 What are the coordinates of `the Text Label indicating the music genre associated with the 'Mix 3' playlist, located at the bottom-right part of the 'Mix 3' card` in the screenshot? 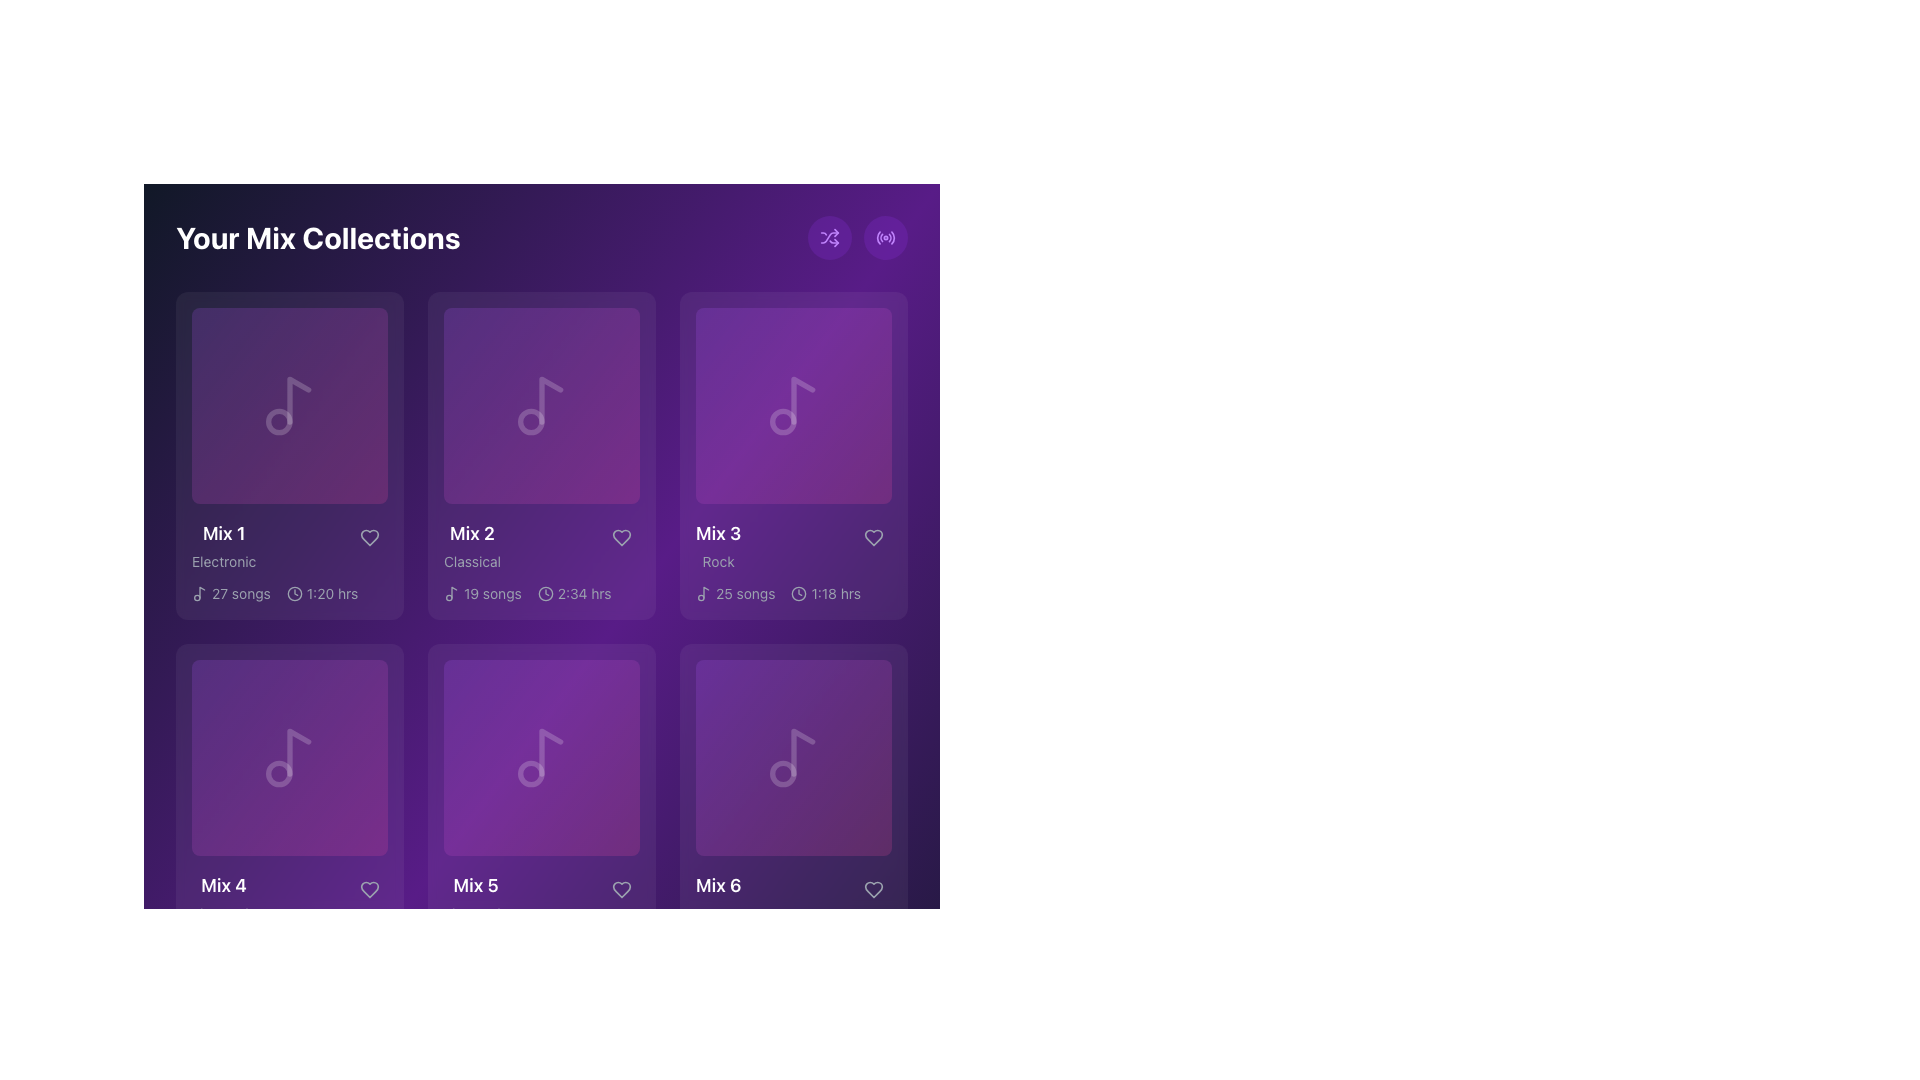 It's located at (718, 562).